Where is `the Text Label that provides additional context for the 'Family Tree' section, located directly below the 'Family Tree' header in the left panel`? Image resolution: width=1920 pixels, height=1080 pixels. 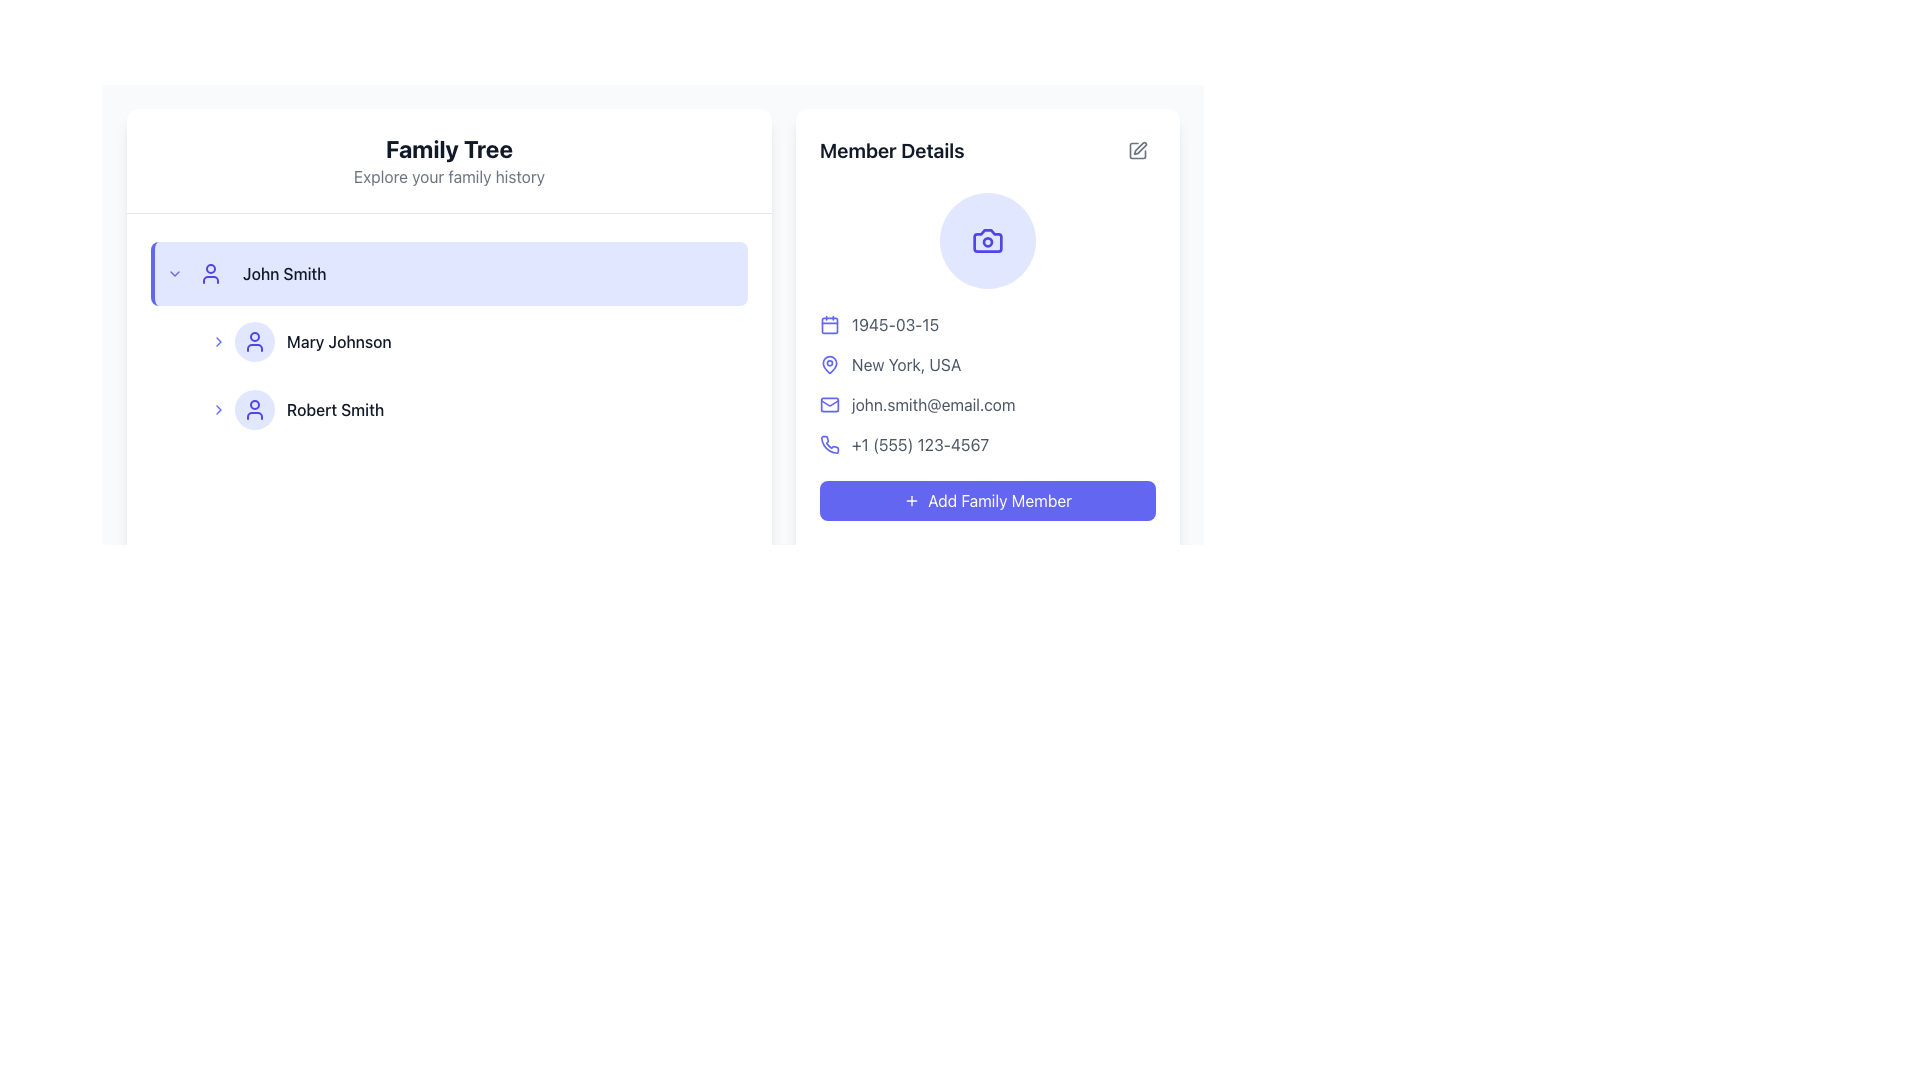
the Text Label that provides additional context for the 'Family Tree' section, located directly below the 'Family Tree' header in the left panel is located at coordinates (448, 176).